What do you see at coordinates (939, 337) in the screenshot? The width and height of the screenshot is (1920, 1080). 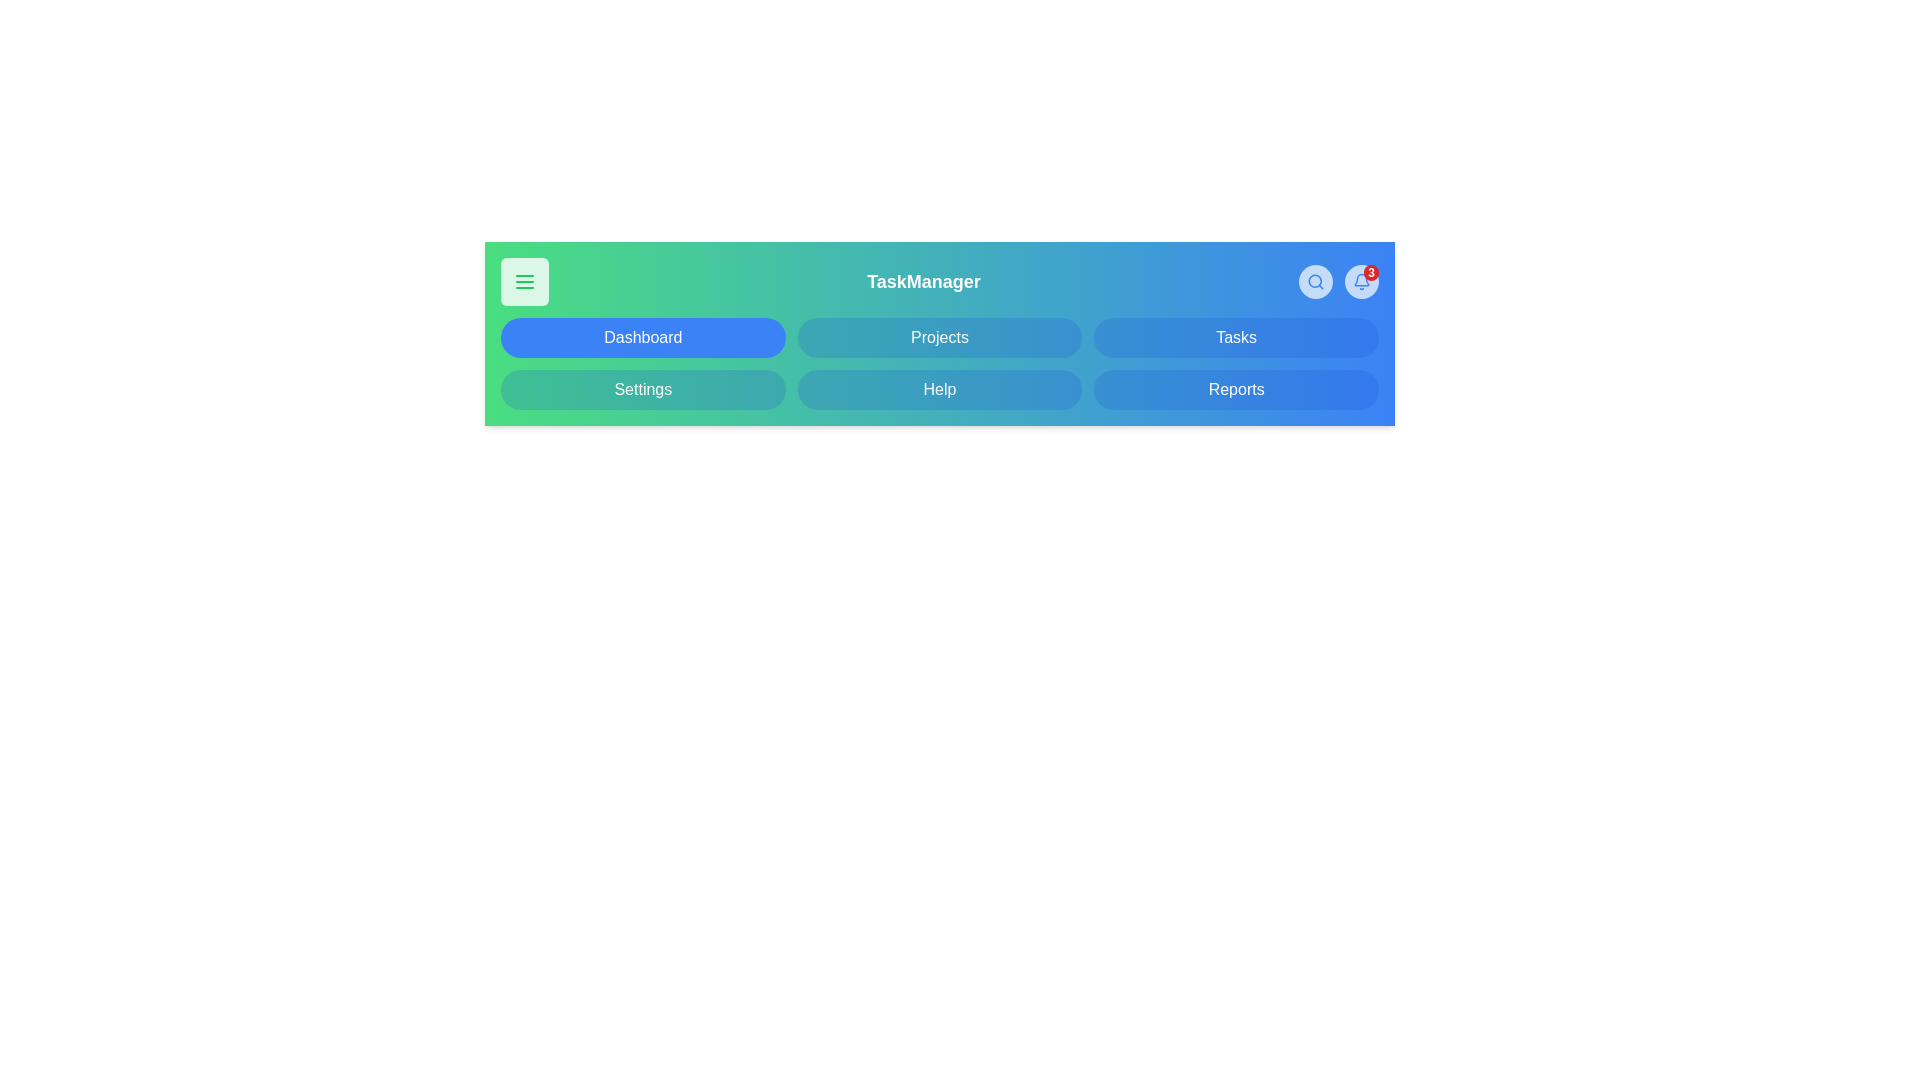 I see `the Projects tab to navigate to it` at bounding box center [939, 337].